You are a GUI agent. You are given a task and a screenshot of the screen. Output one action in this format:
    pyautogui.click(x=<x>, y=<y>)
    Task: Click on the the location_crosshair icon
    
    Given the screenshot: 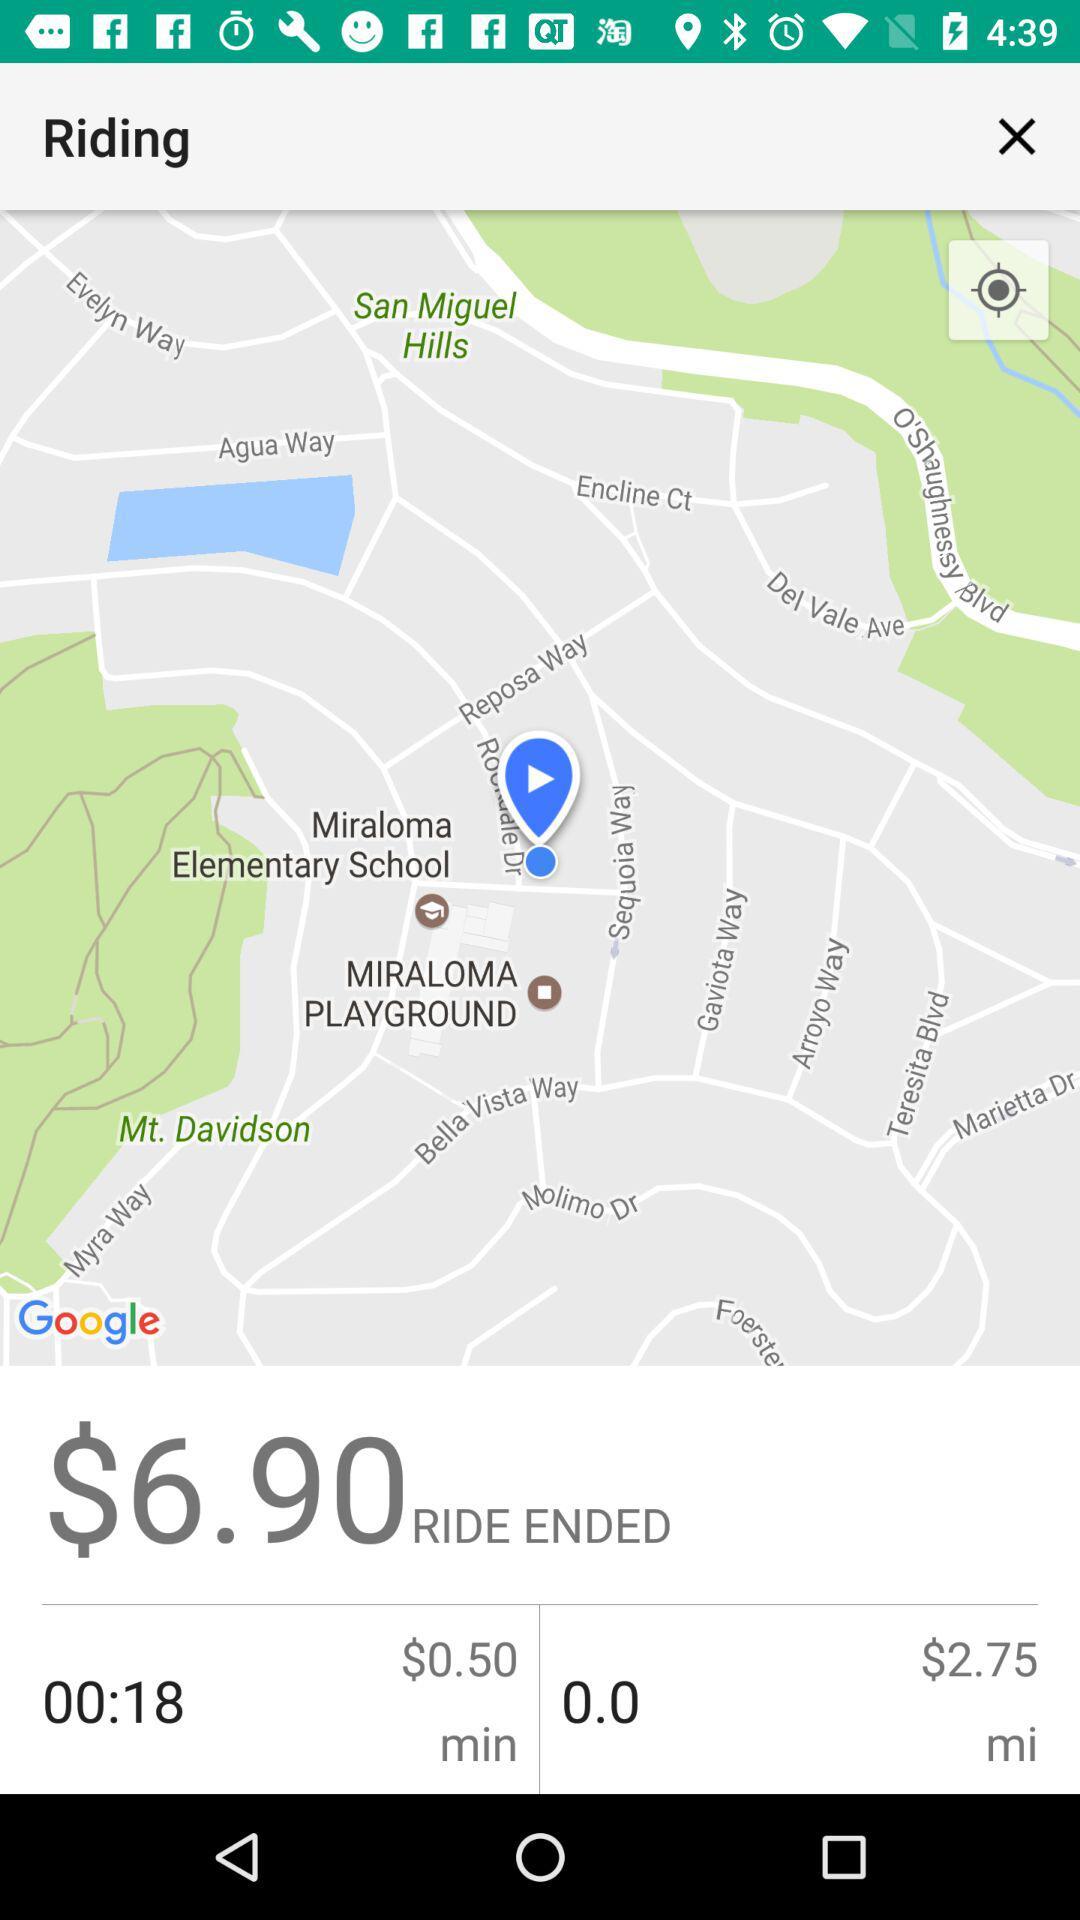 What is the action you would take?
    pyautogui.click(x=998, y=290)
    